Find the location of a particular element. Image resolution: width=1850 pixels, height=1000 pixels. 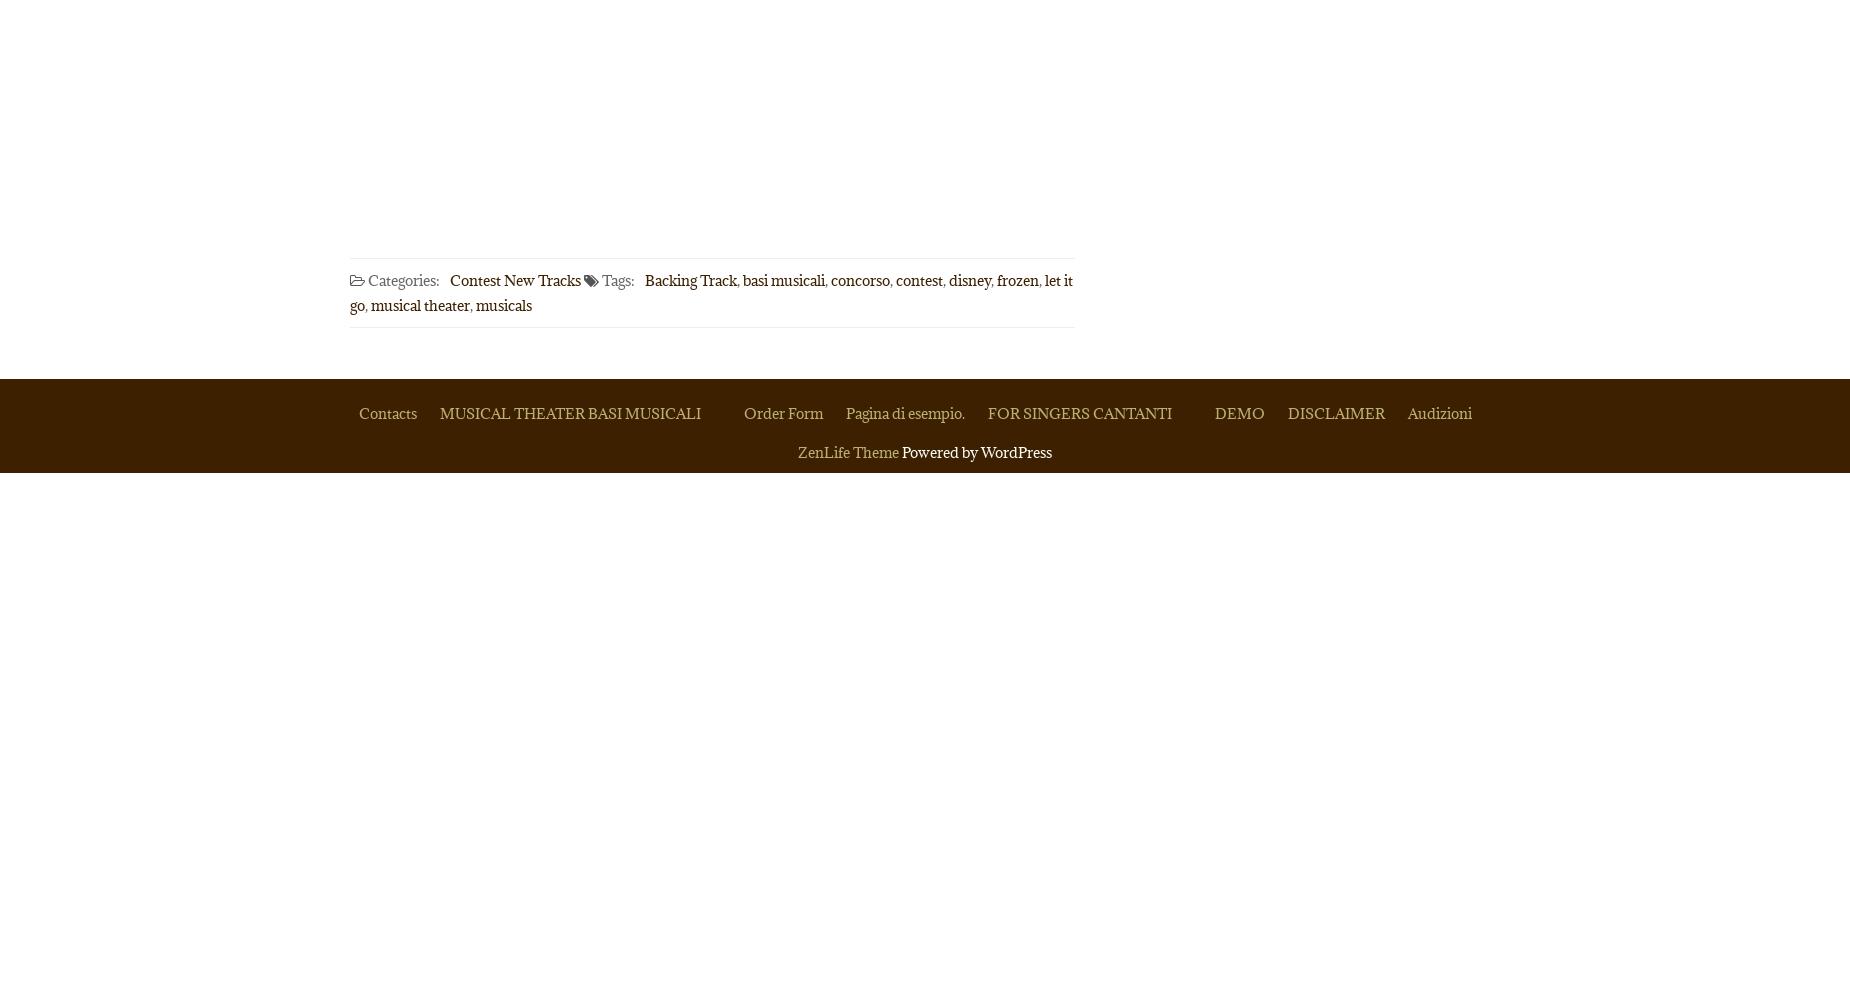

'Audizioni' is located at coordinates (1438, 413).